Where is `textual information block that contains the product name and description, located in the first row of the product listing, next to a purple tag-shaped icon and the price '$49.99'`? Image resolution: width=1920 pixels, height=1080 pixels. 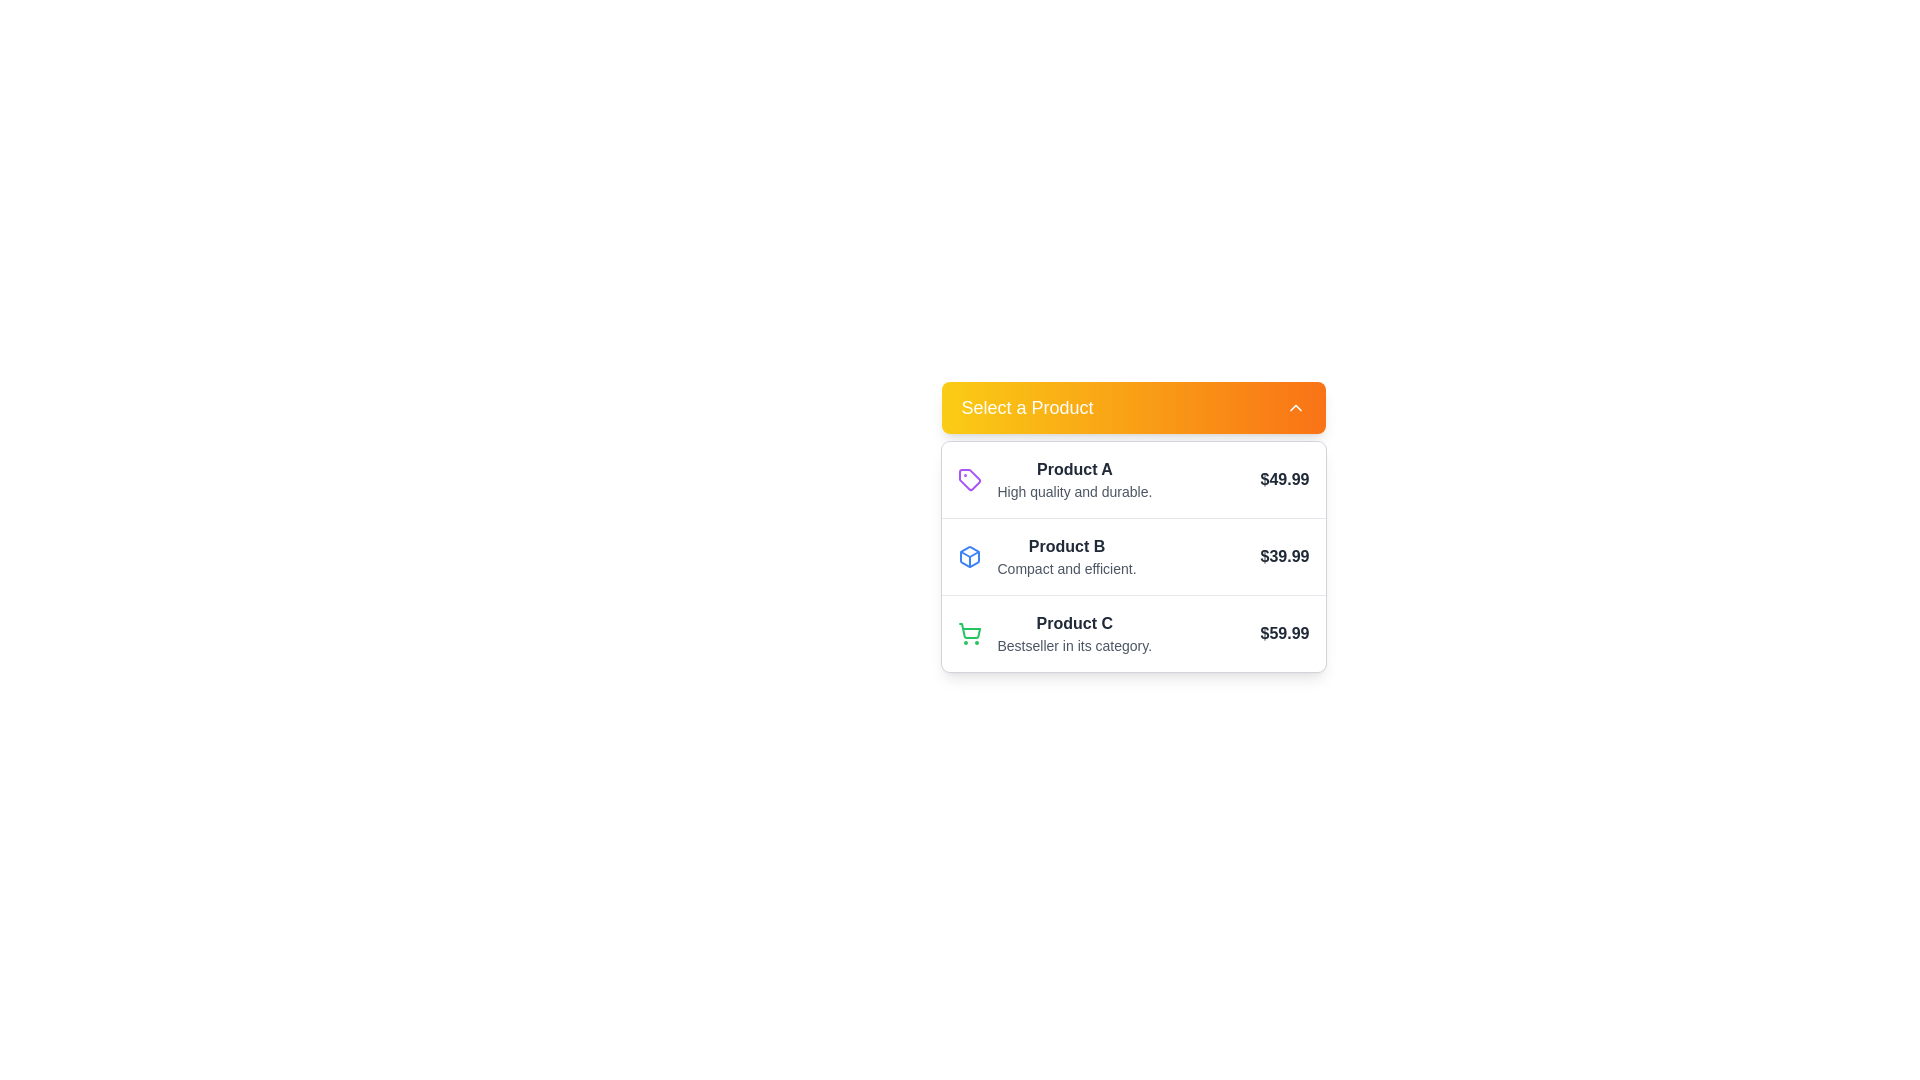
textual information block that contains the product name and description, located in the first row of the product listing, next to a purple tag-shaped icon and the price '$49.99' is located at coordinates (1074, 479).